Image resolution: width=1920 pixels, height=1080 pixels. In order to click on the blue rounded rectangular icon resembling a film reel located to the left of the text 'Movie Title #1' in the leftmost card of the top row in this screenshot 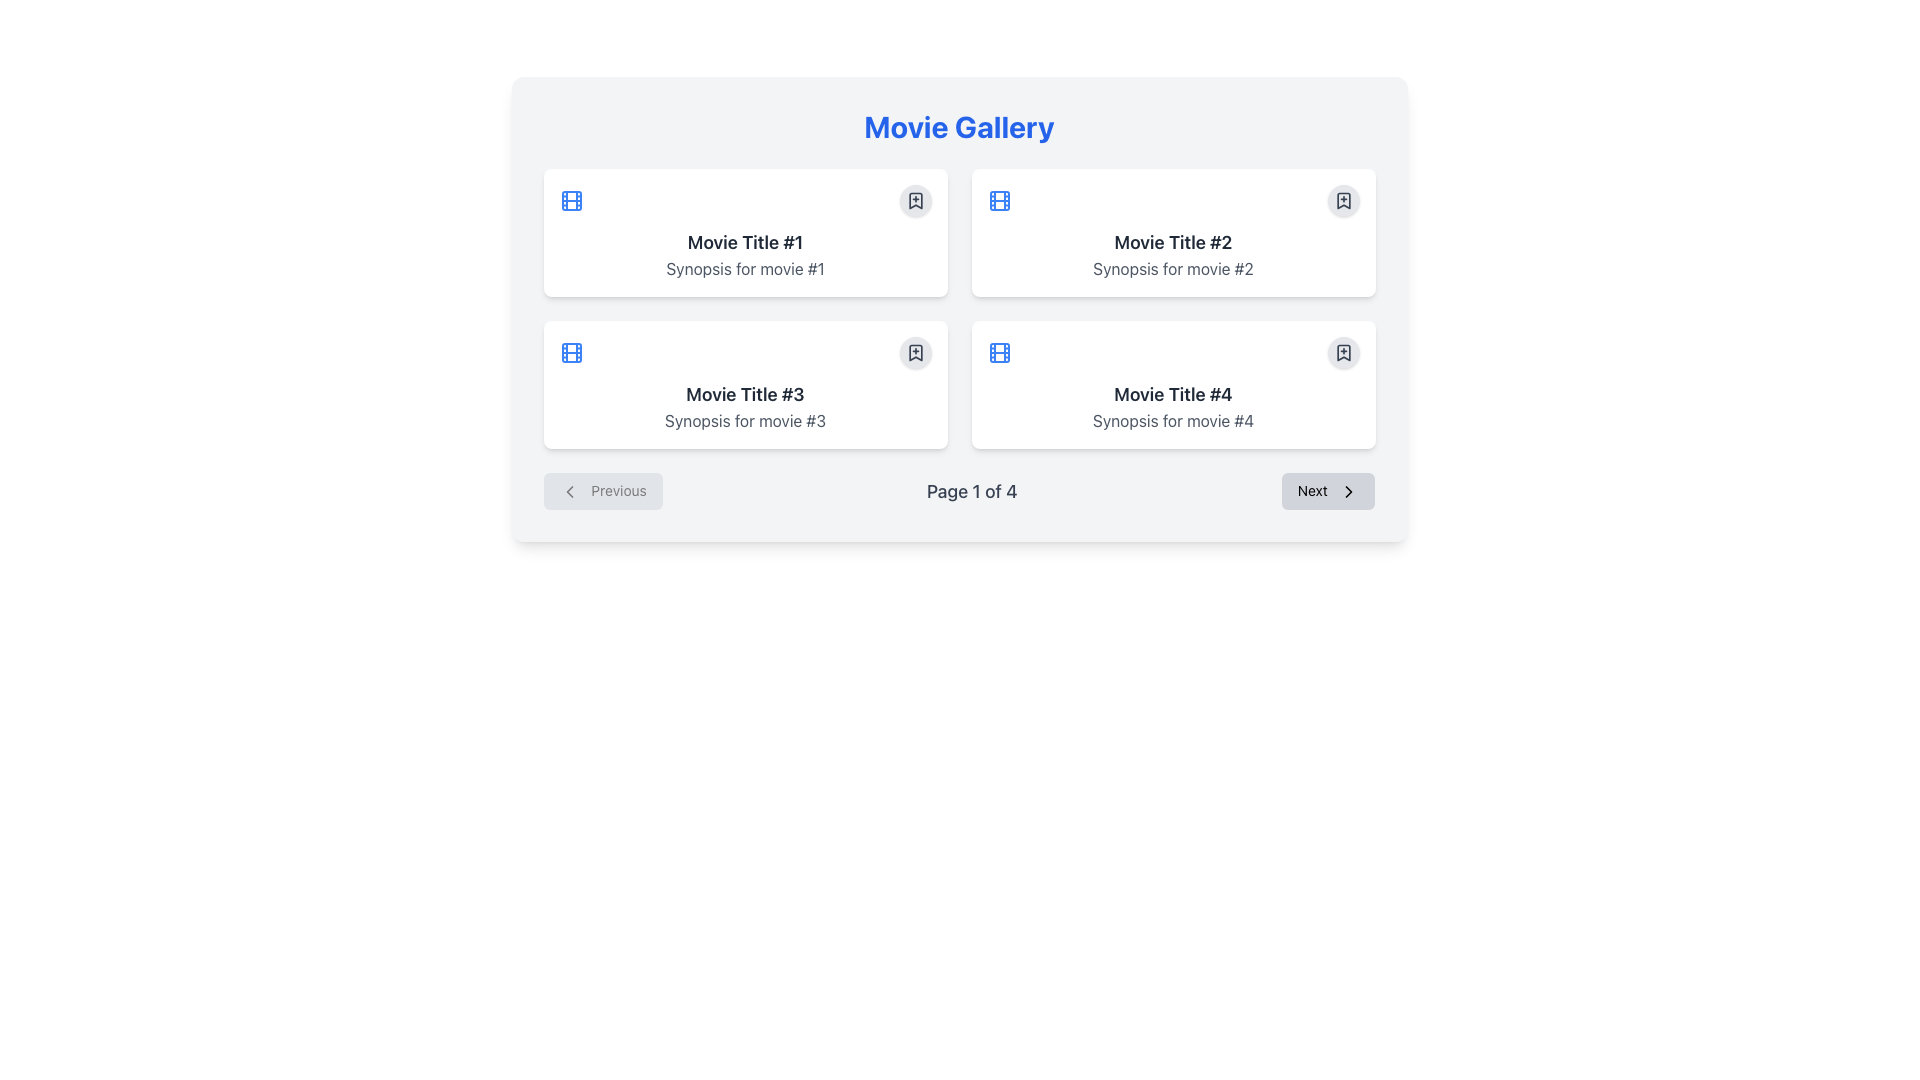, I will do `click(570, 200)`.